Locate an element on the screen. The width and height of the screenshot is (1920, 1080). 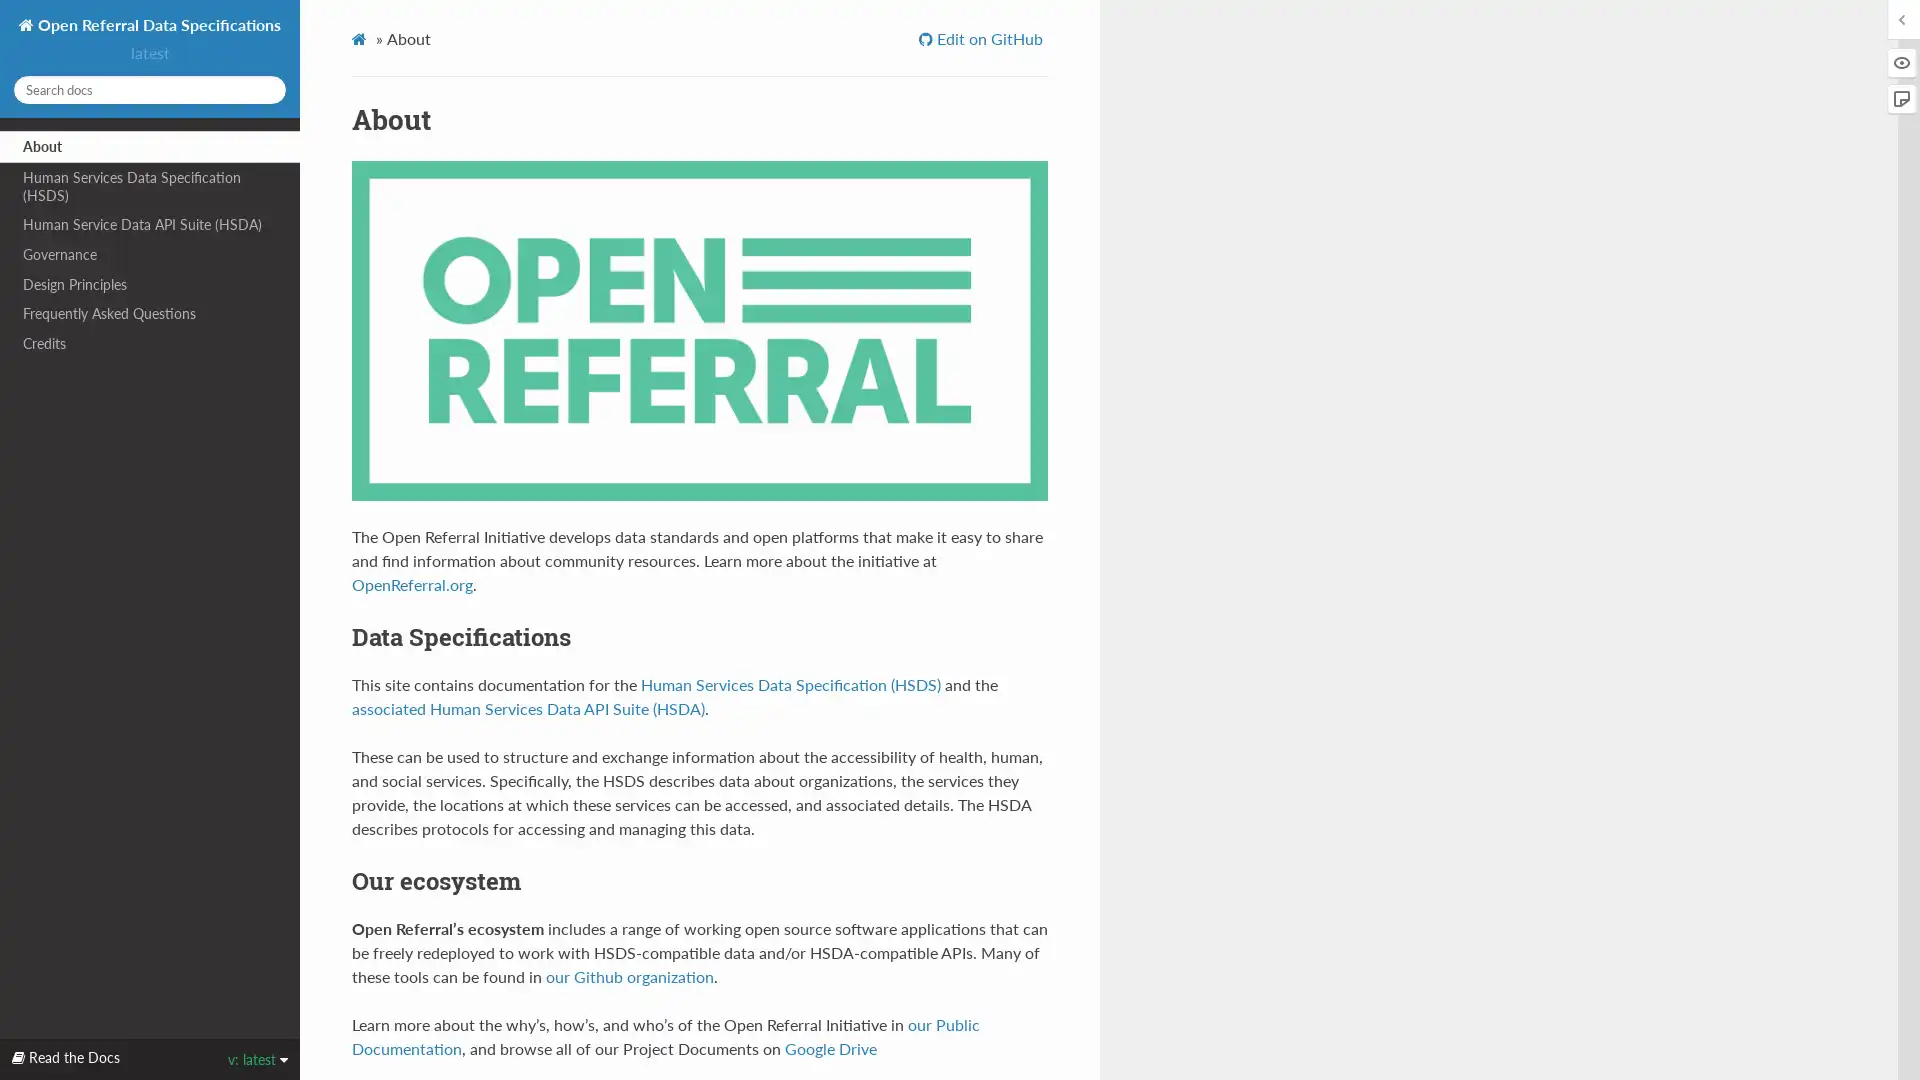
Show highlights is located at coordinates (1900, 61).